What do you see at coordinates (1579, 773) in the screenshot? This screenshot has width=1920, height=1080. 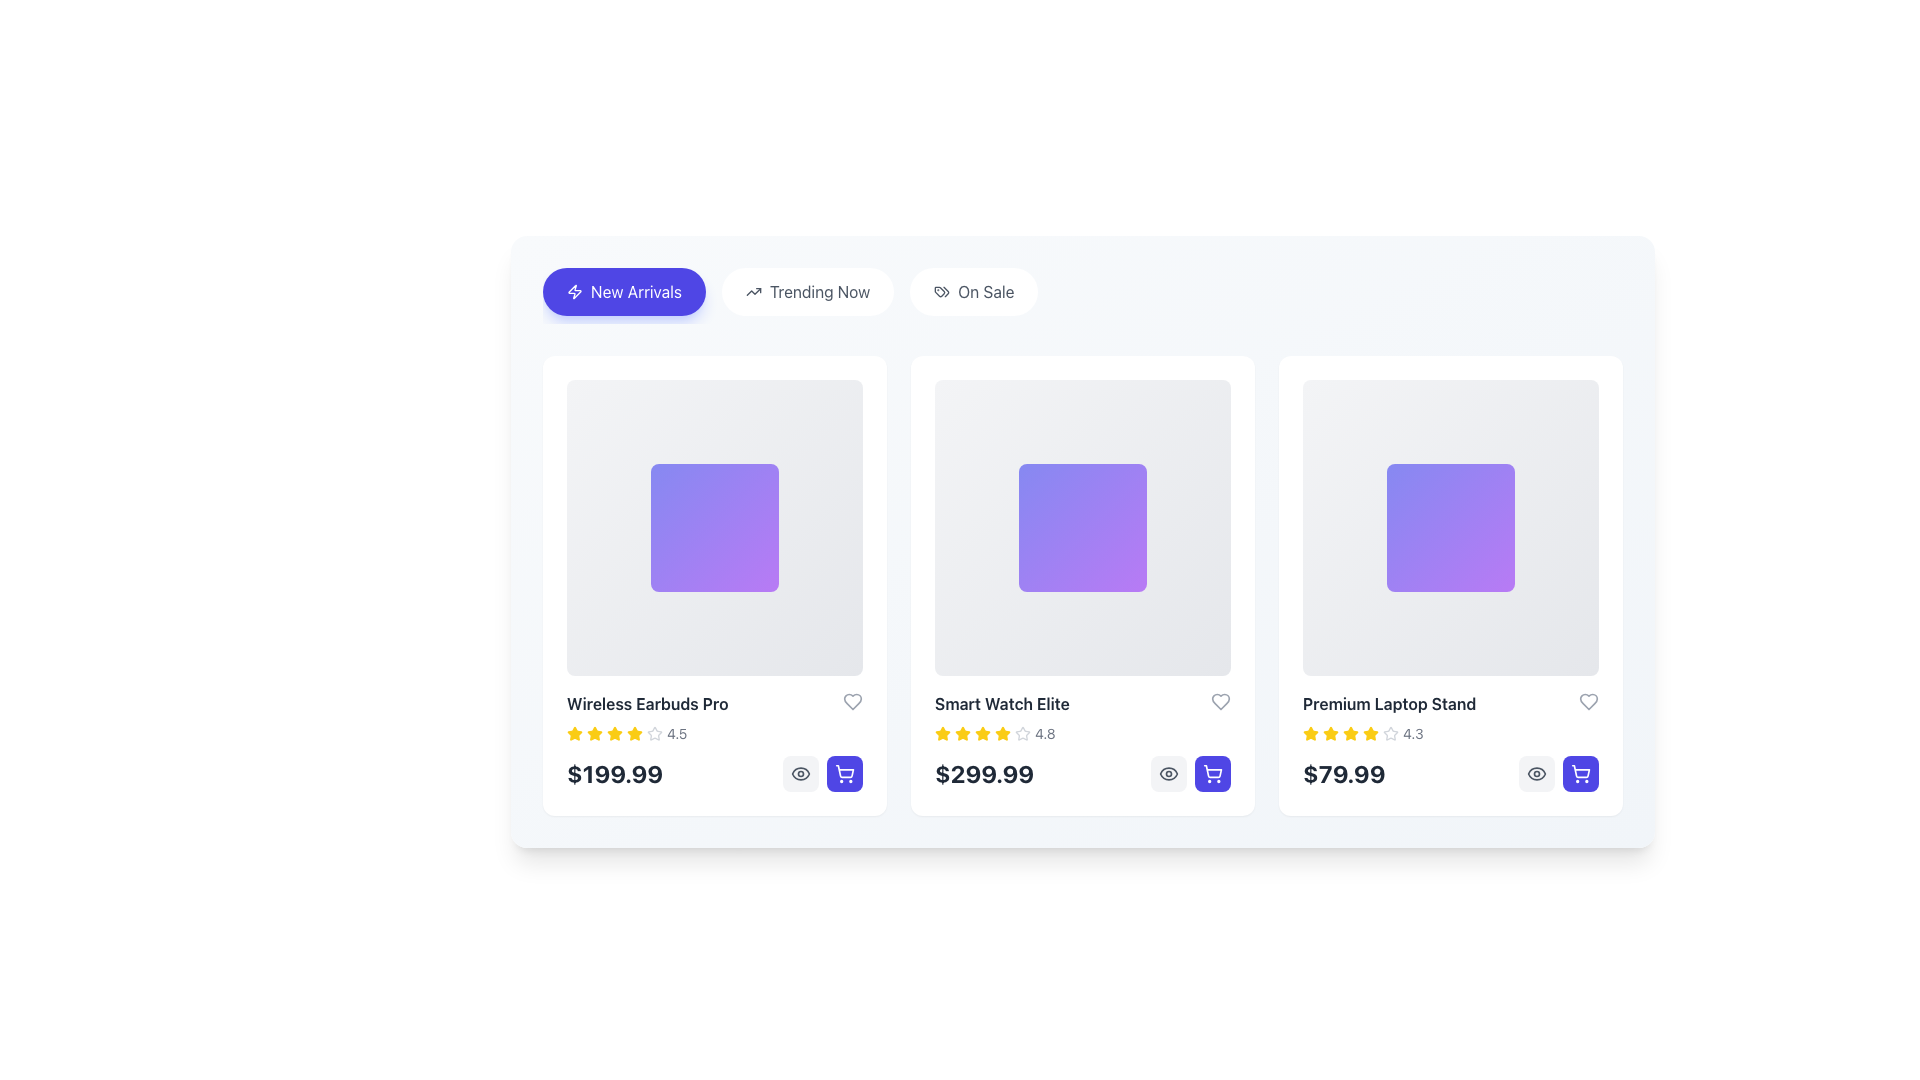 I see `the button located at the bottom-right corner of the third product card` at bounding box center [1579, 773].